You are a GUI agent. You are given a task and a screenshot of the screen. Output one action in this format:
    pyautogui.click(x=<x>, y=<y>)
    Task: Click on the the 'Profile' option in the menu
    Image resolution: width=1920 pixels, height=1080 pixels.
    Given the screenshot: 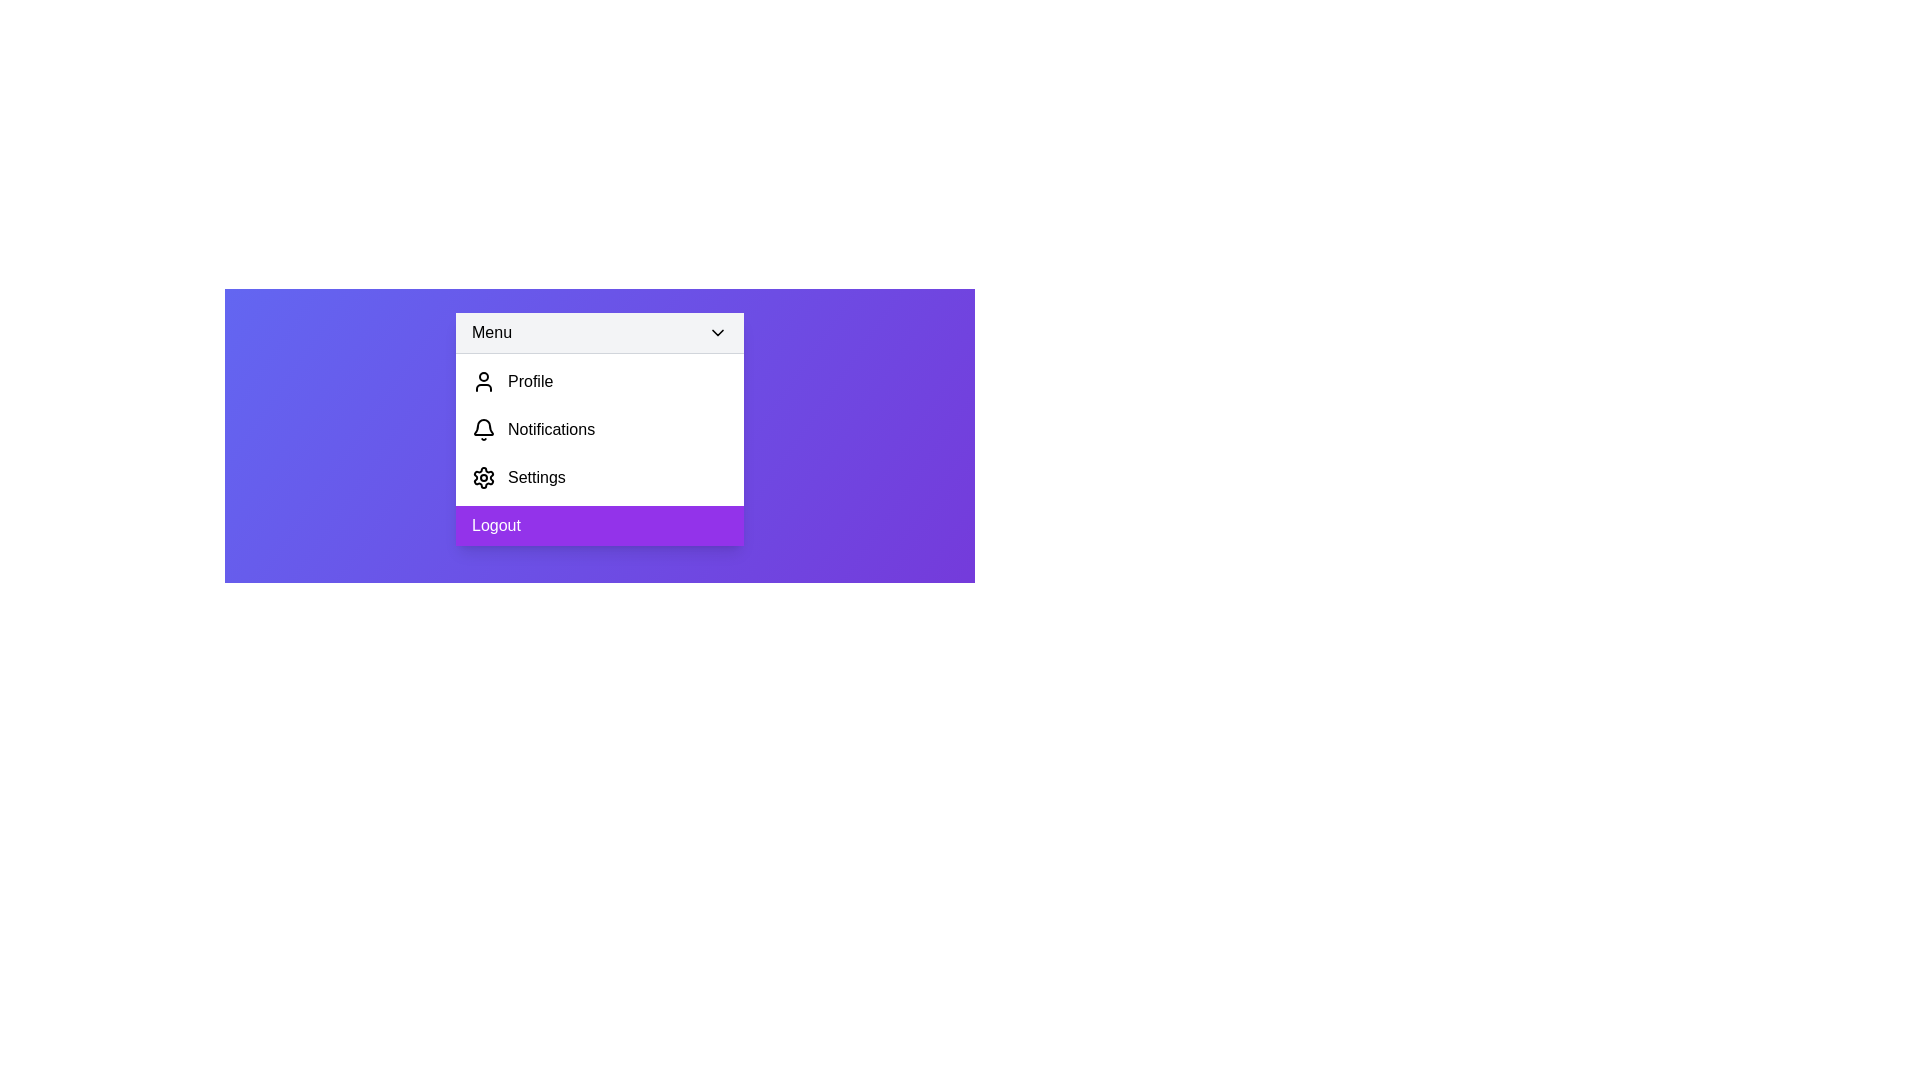 What is the action you would take?
    pyautogui.click(x=599, y=381)
    